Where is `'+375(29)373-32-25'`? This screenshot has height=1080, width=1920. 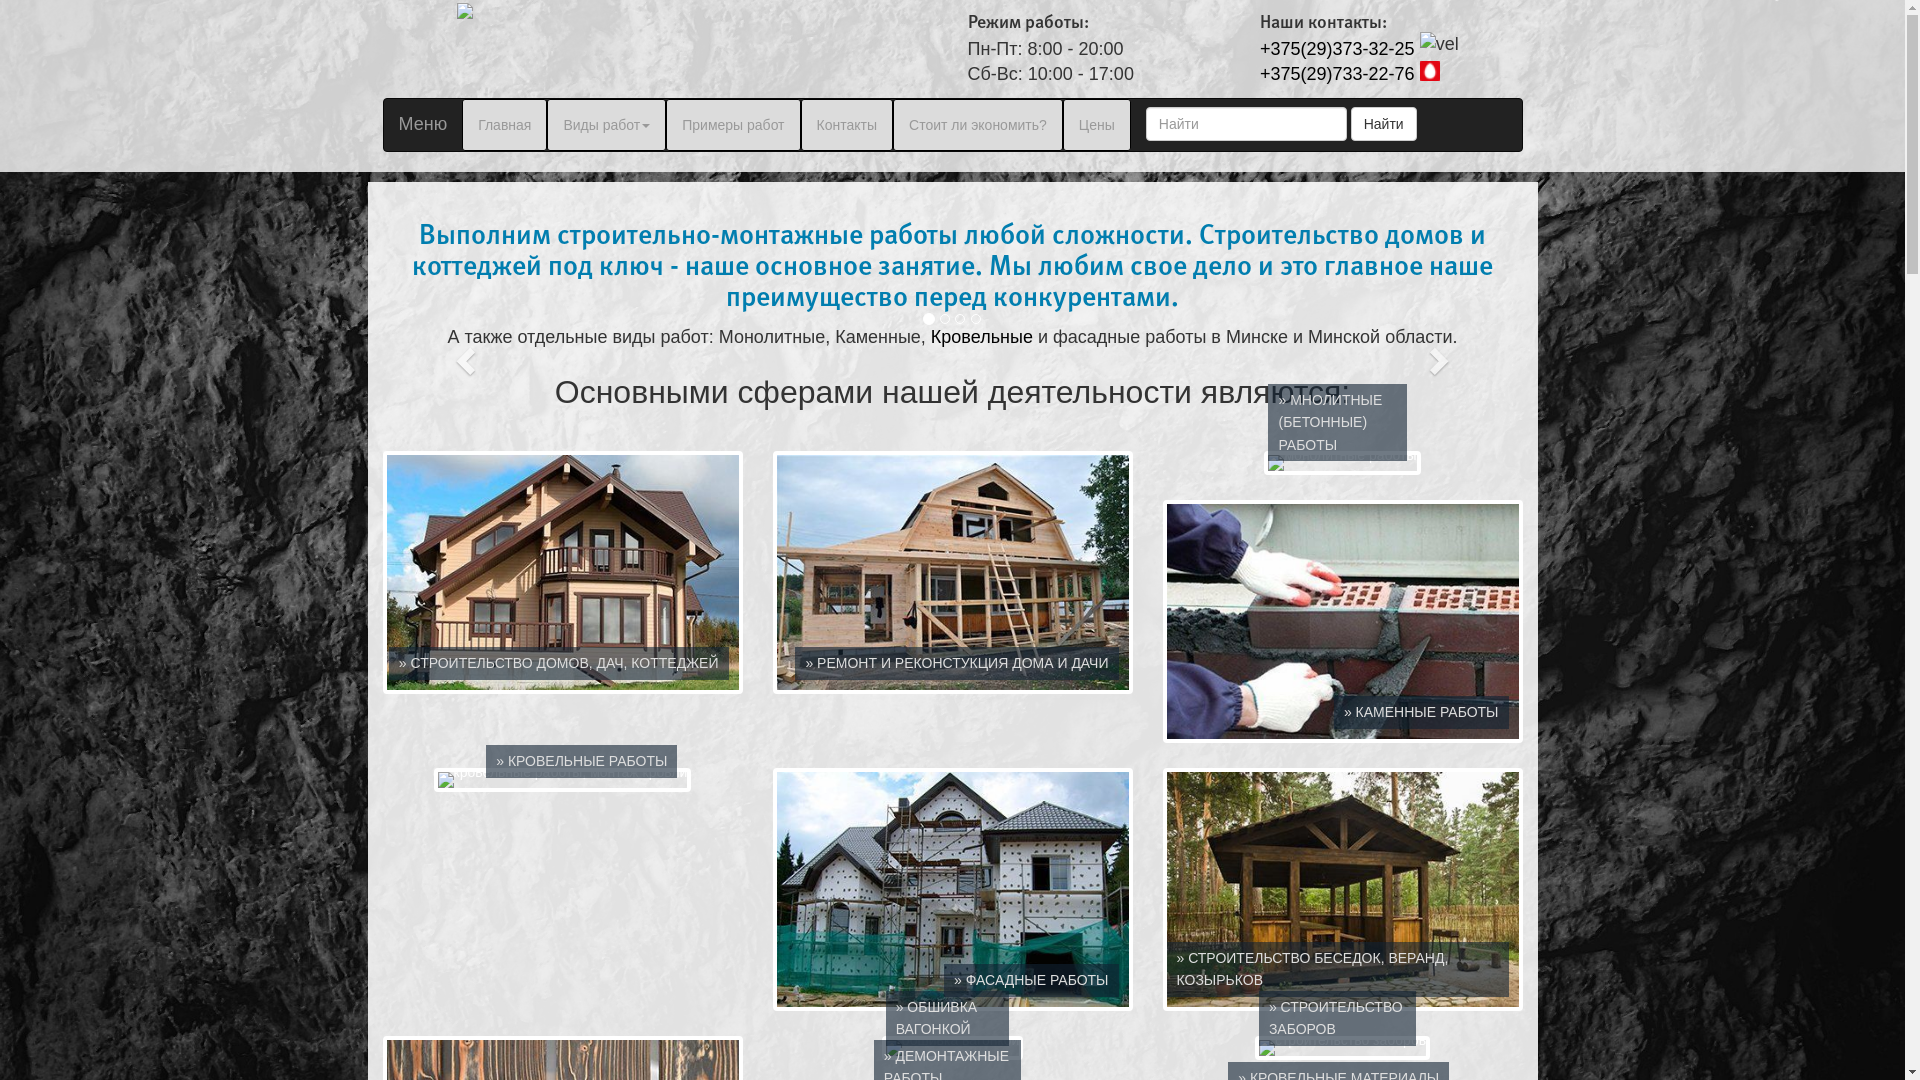
'+375(29)373-32-25' is located at coordinates (1337, 48).